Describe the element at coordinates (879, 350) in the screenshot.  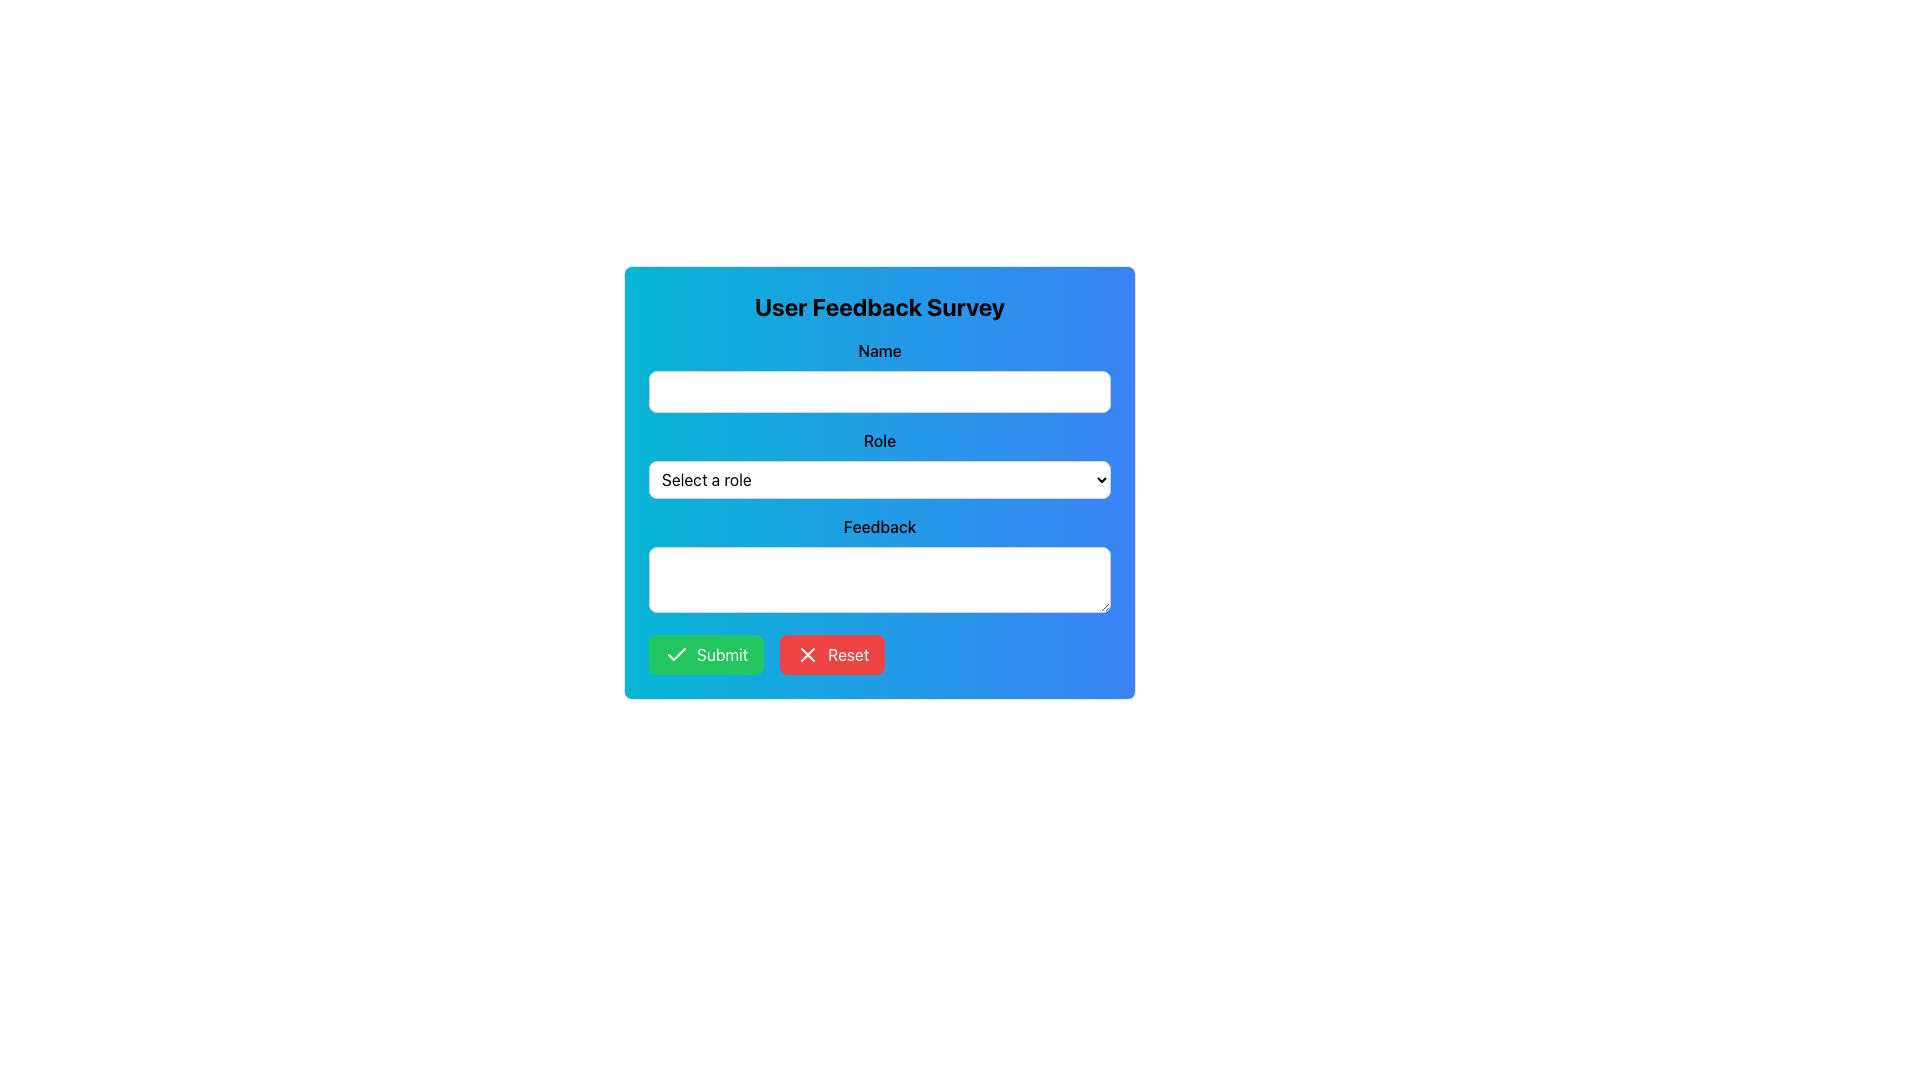
I see `the 'Name' text label which is styled in bold font and located above the text input field in the upper section of the form interface` at that location.